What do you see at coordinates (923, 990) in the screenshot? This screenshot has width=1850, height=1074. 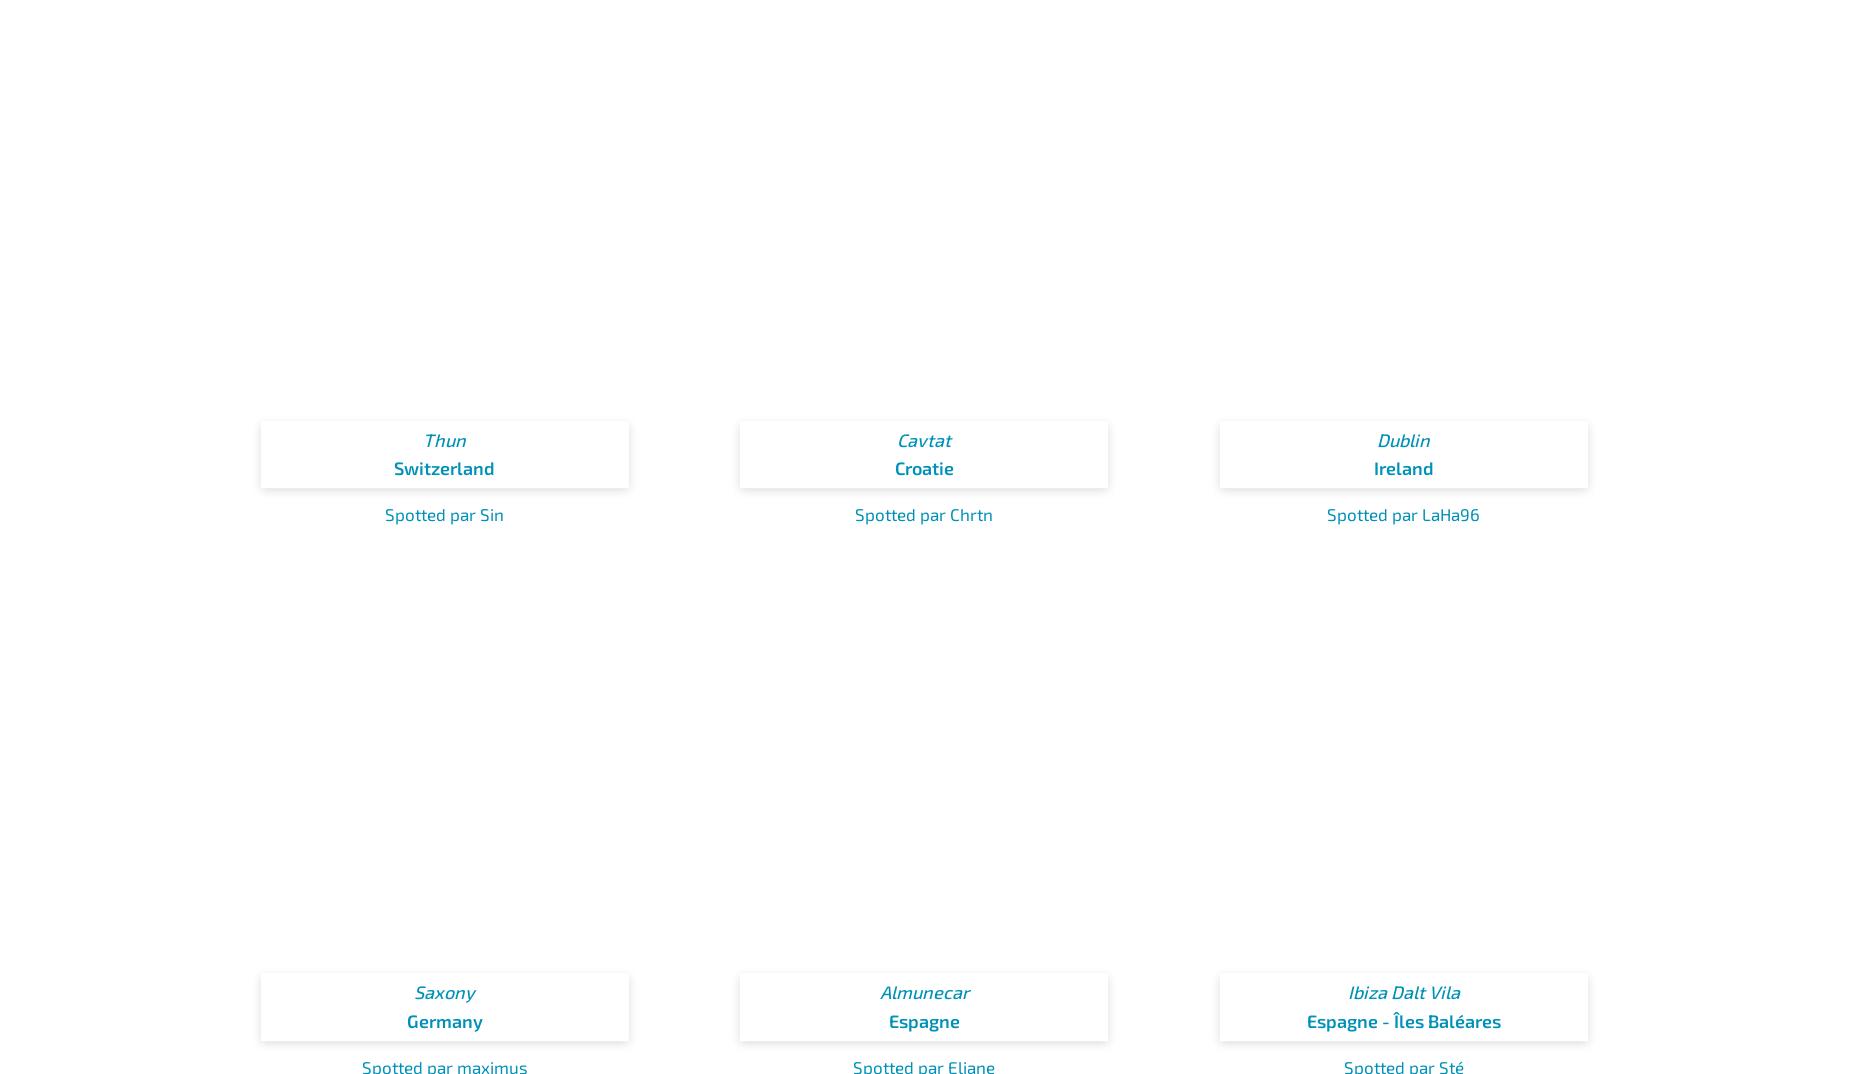 I see `'Almunecar'` at bounding box center [923, 990].